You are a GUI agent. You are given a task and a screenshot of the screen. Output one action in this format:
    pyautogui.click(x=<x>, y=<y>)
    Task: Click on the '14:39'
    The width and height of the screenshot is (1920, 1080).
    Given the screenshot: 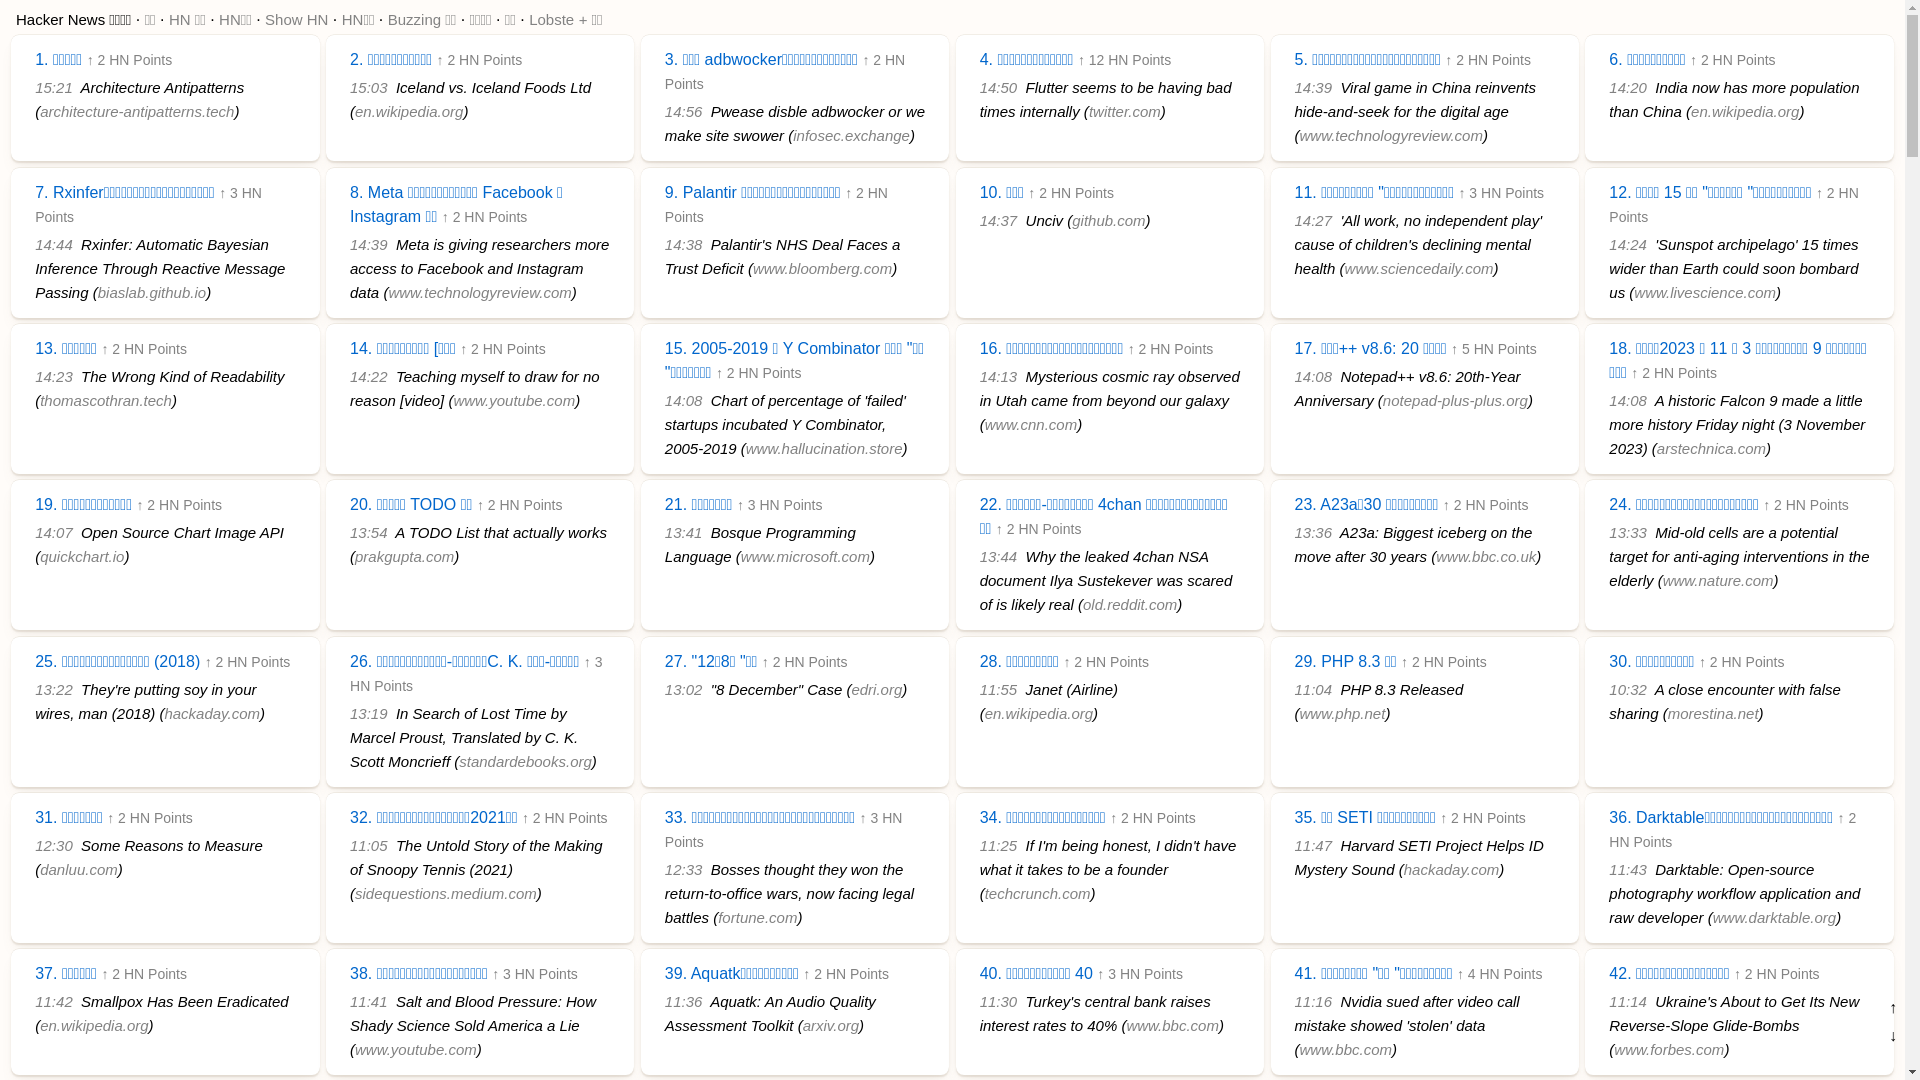 What is the action you would take?
    pyautogui.click(x=1313, y=86)
    